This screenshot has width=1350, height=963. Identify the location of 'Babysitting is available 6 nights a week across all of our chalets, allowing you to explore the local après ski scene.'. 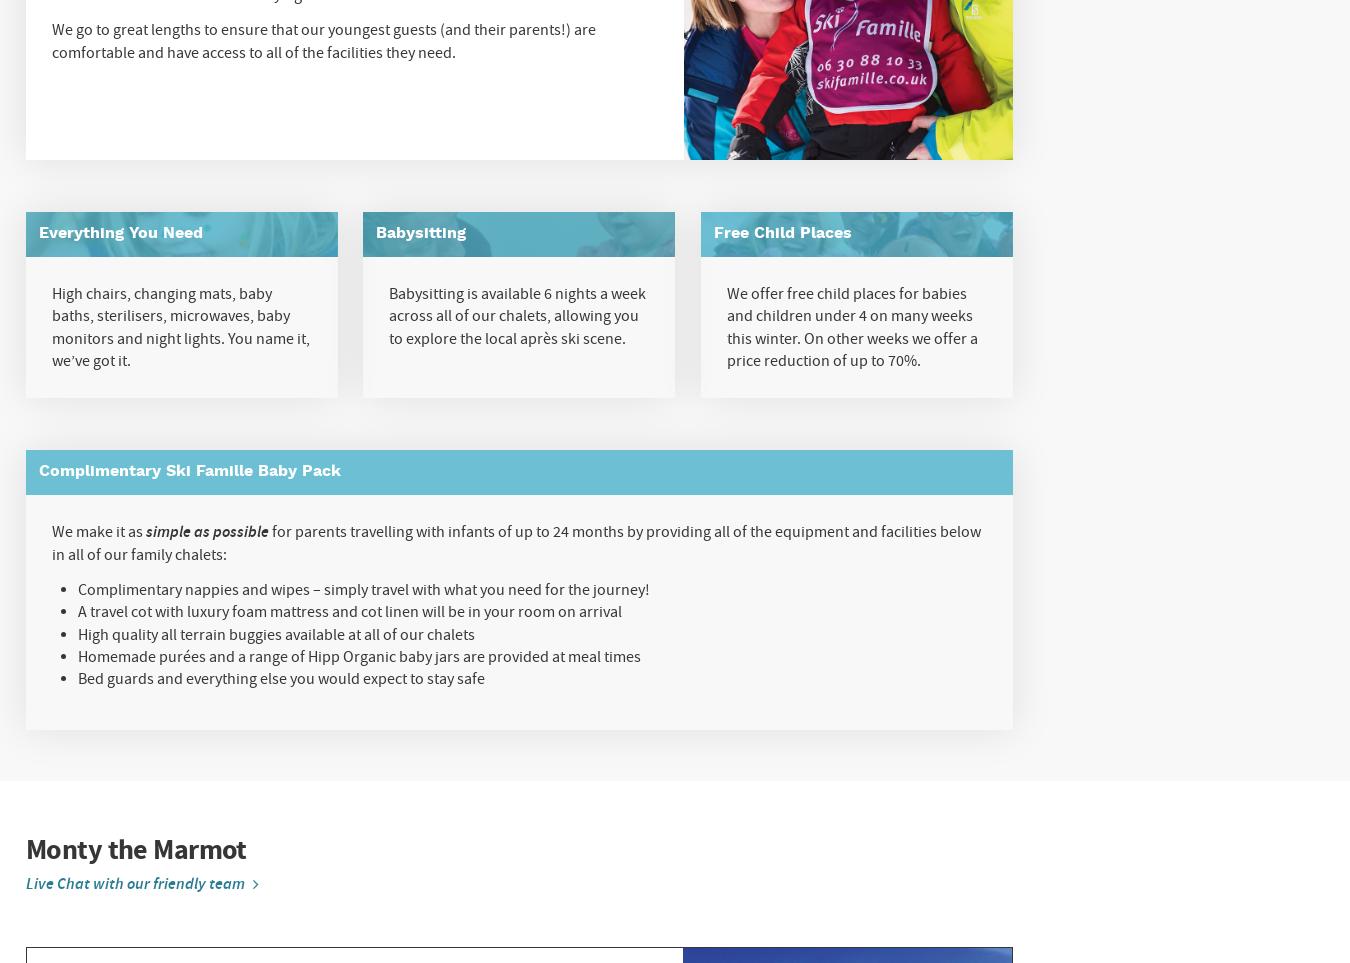
(388, 315).